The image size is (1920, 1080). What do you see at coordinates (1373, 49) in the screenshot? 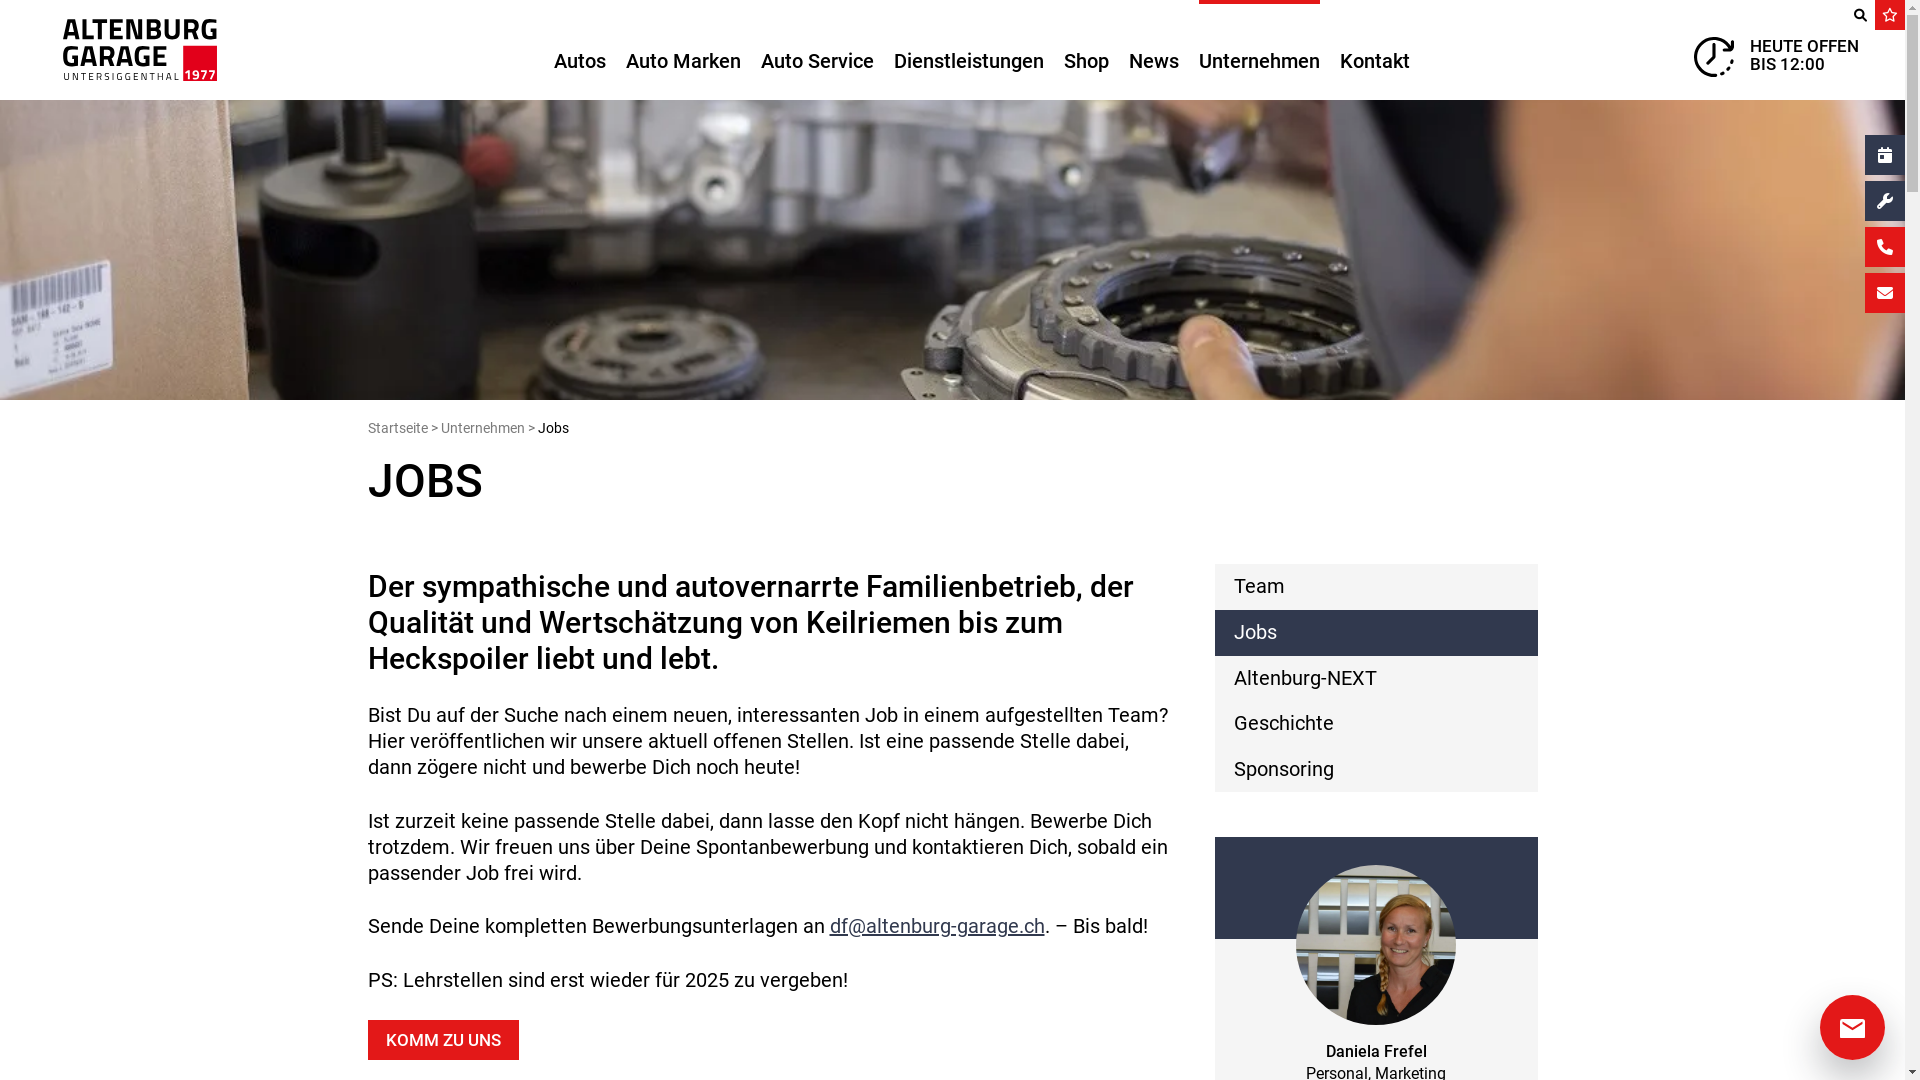
I see `'Kontakt'` at bounding box center [1373, 49].